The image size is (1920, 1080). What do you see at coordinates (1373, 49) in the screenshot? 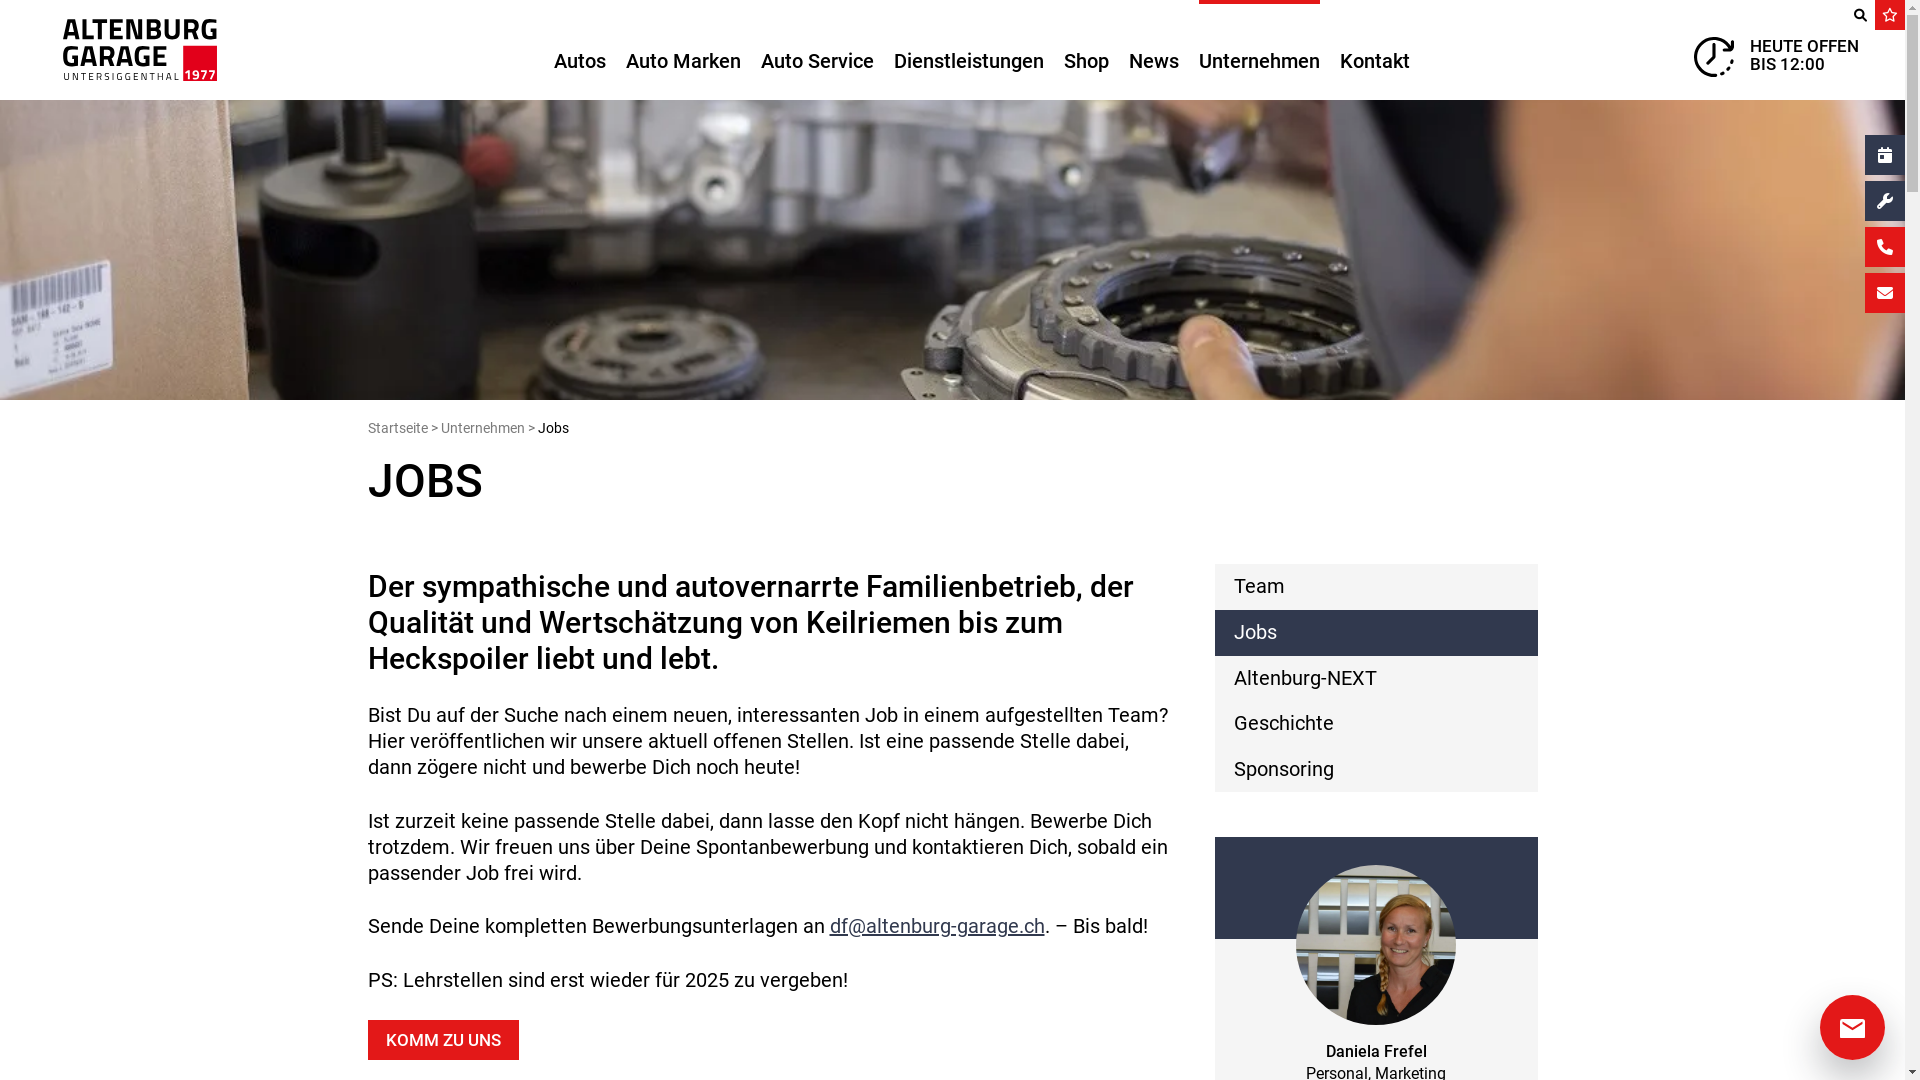
I see `'Kontakt'` at bounding box center [1373, 49].